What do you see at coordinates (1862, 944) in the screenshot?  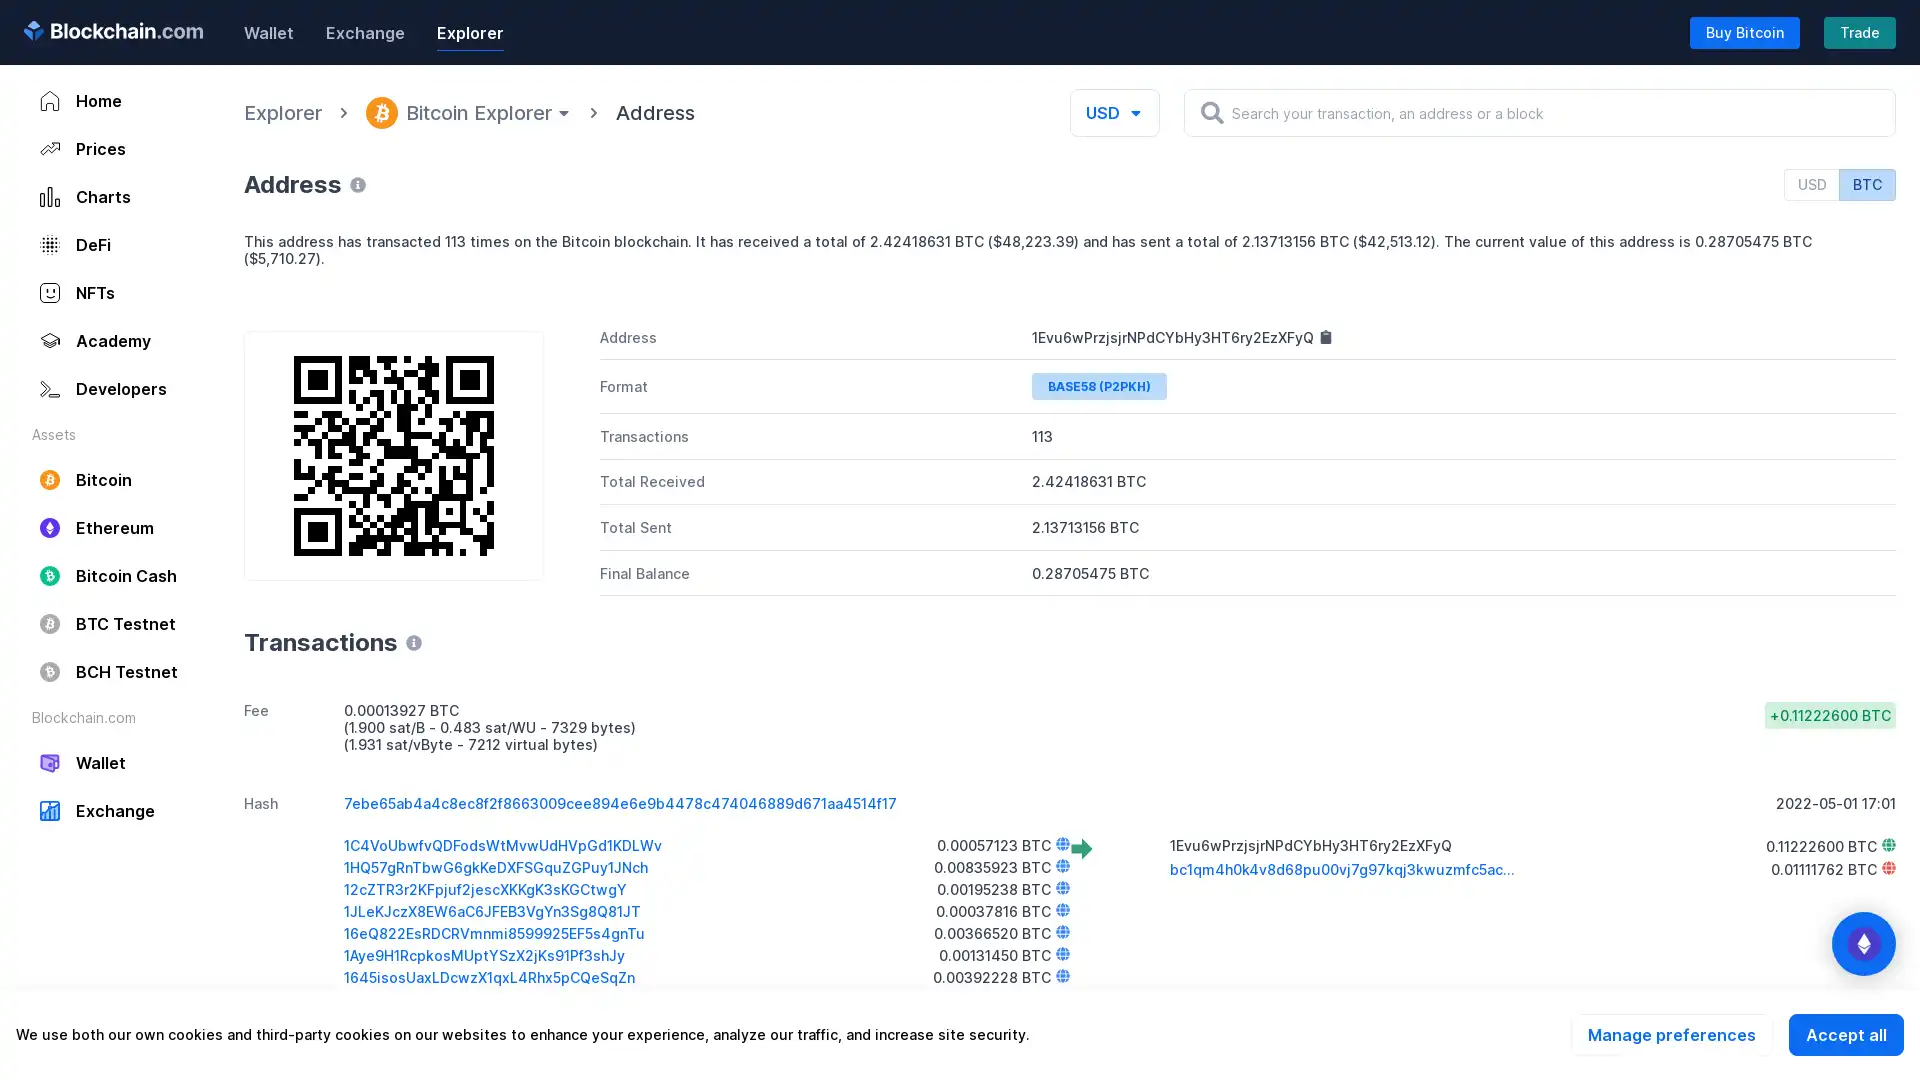 I see `alternating coins` at bounding box center [1862, 944].